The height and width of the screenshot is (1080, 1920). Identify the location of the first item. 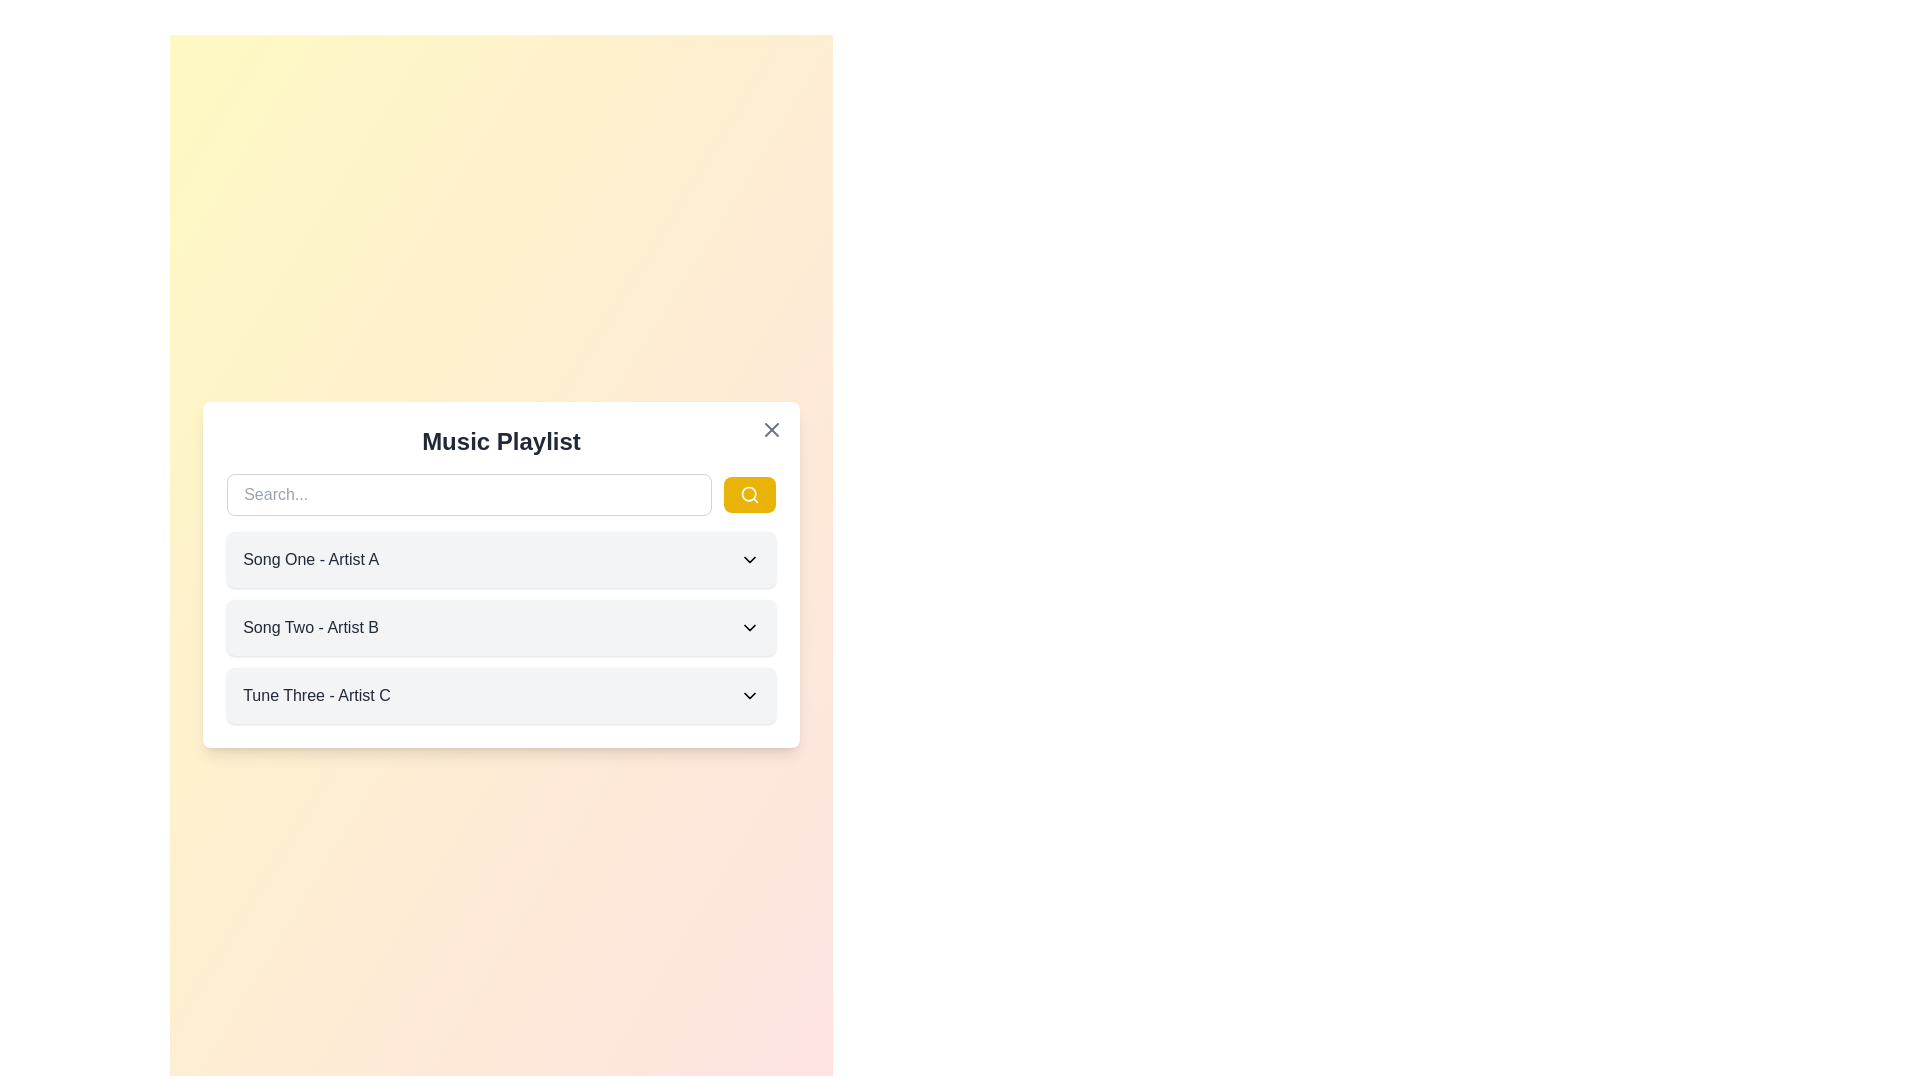
(501, 574).